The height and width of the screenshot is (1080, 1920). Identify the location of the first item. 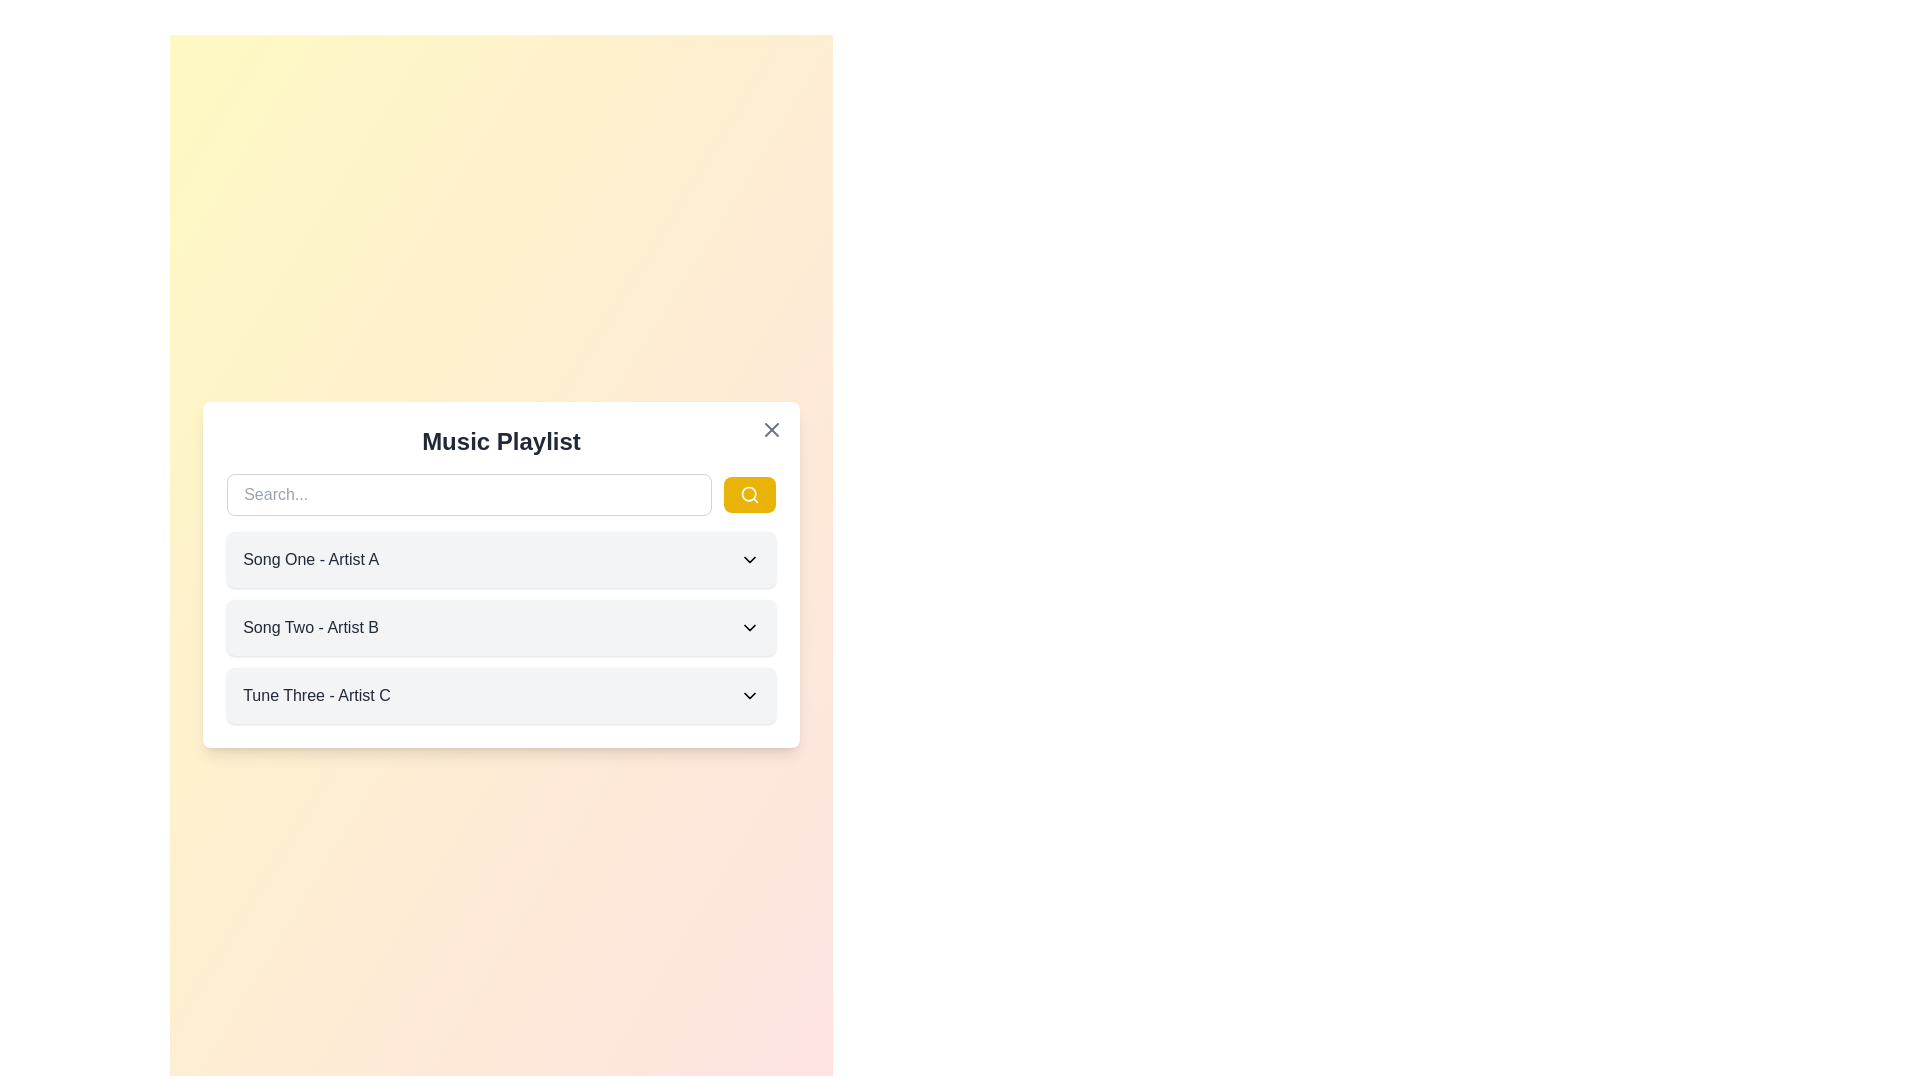
(501, 574).